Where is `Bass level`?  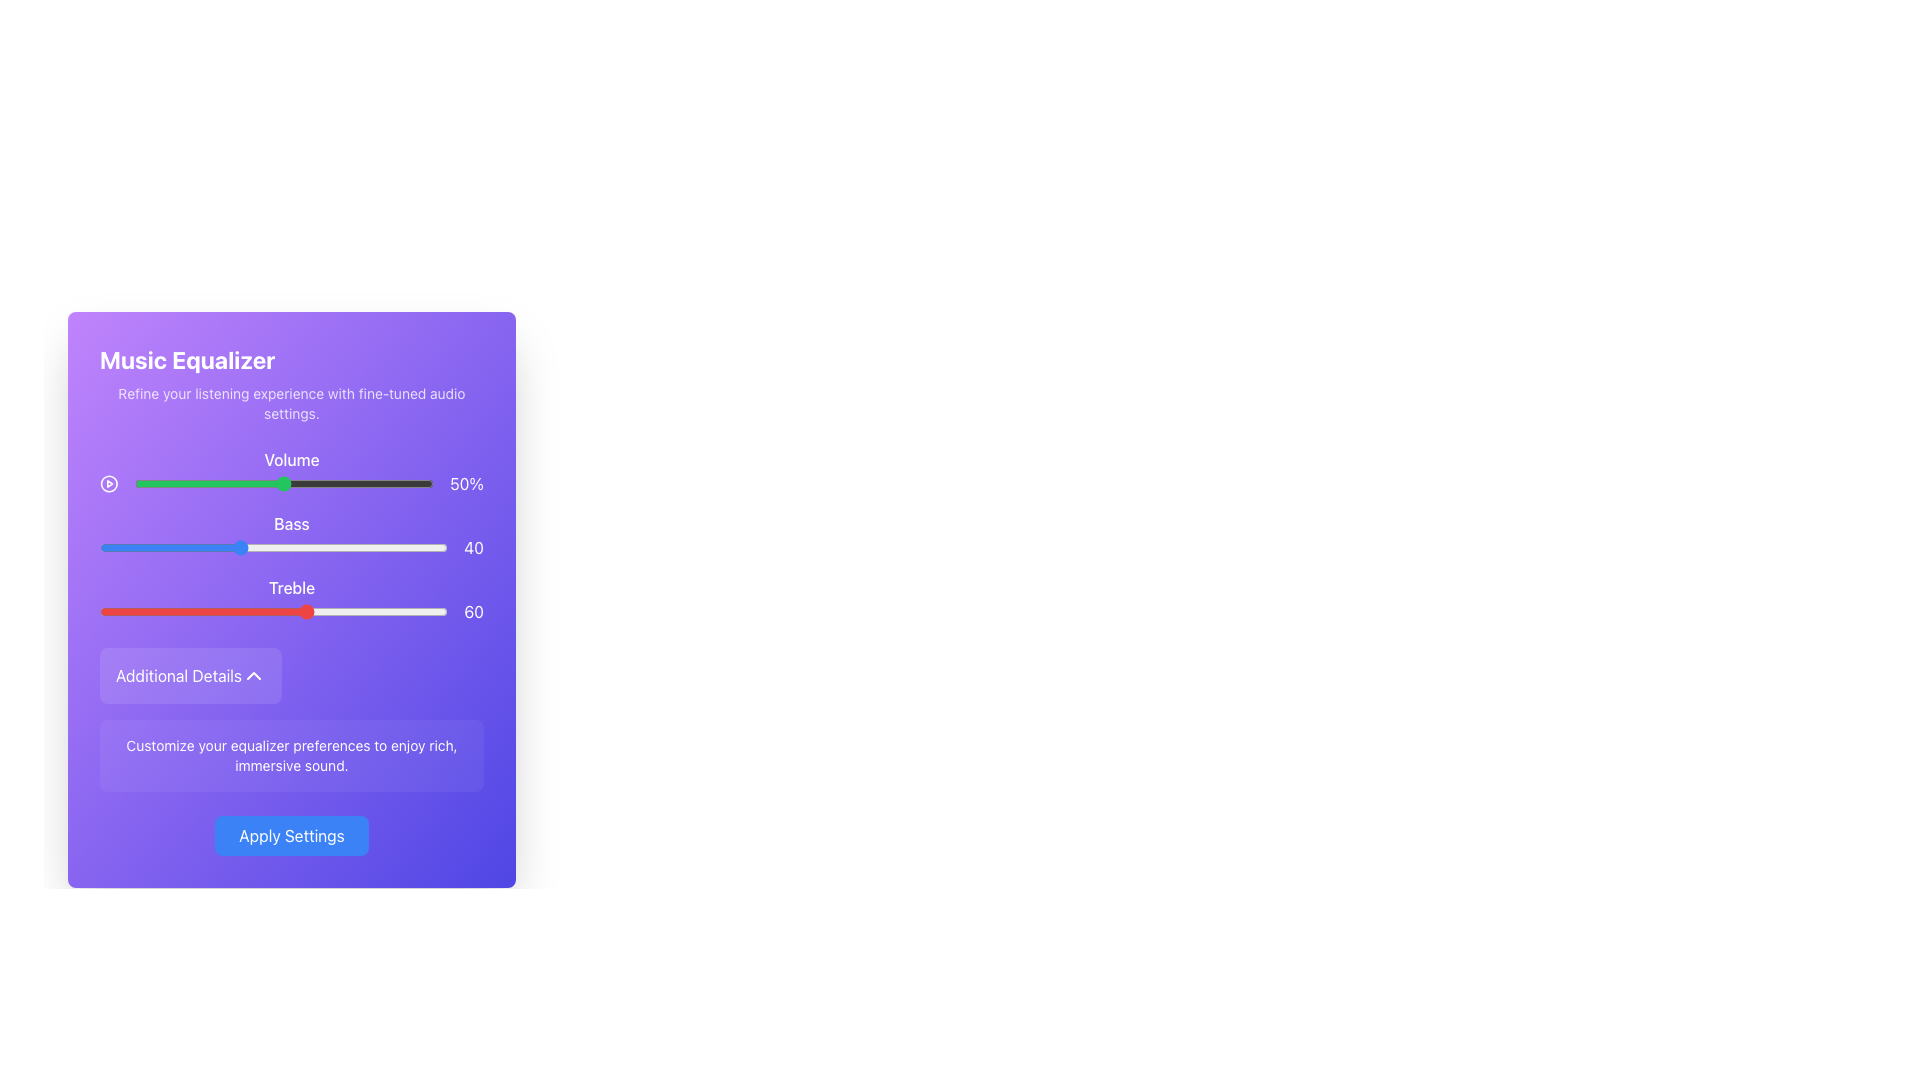 Bass level is located at coordinates (422, 547).